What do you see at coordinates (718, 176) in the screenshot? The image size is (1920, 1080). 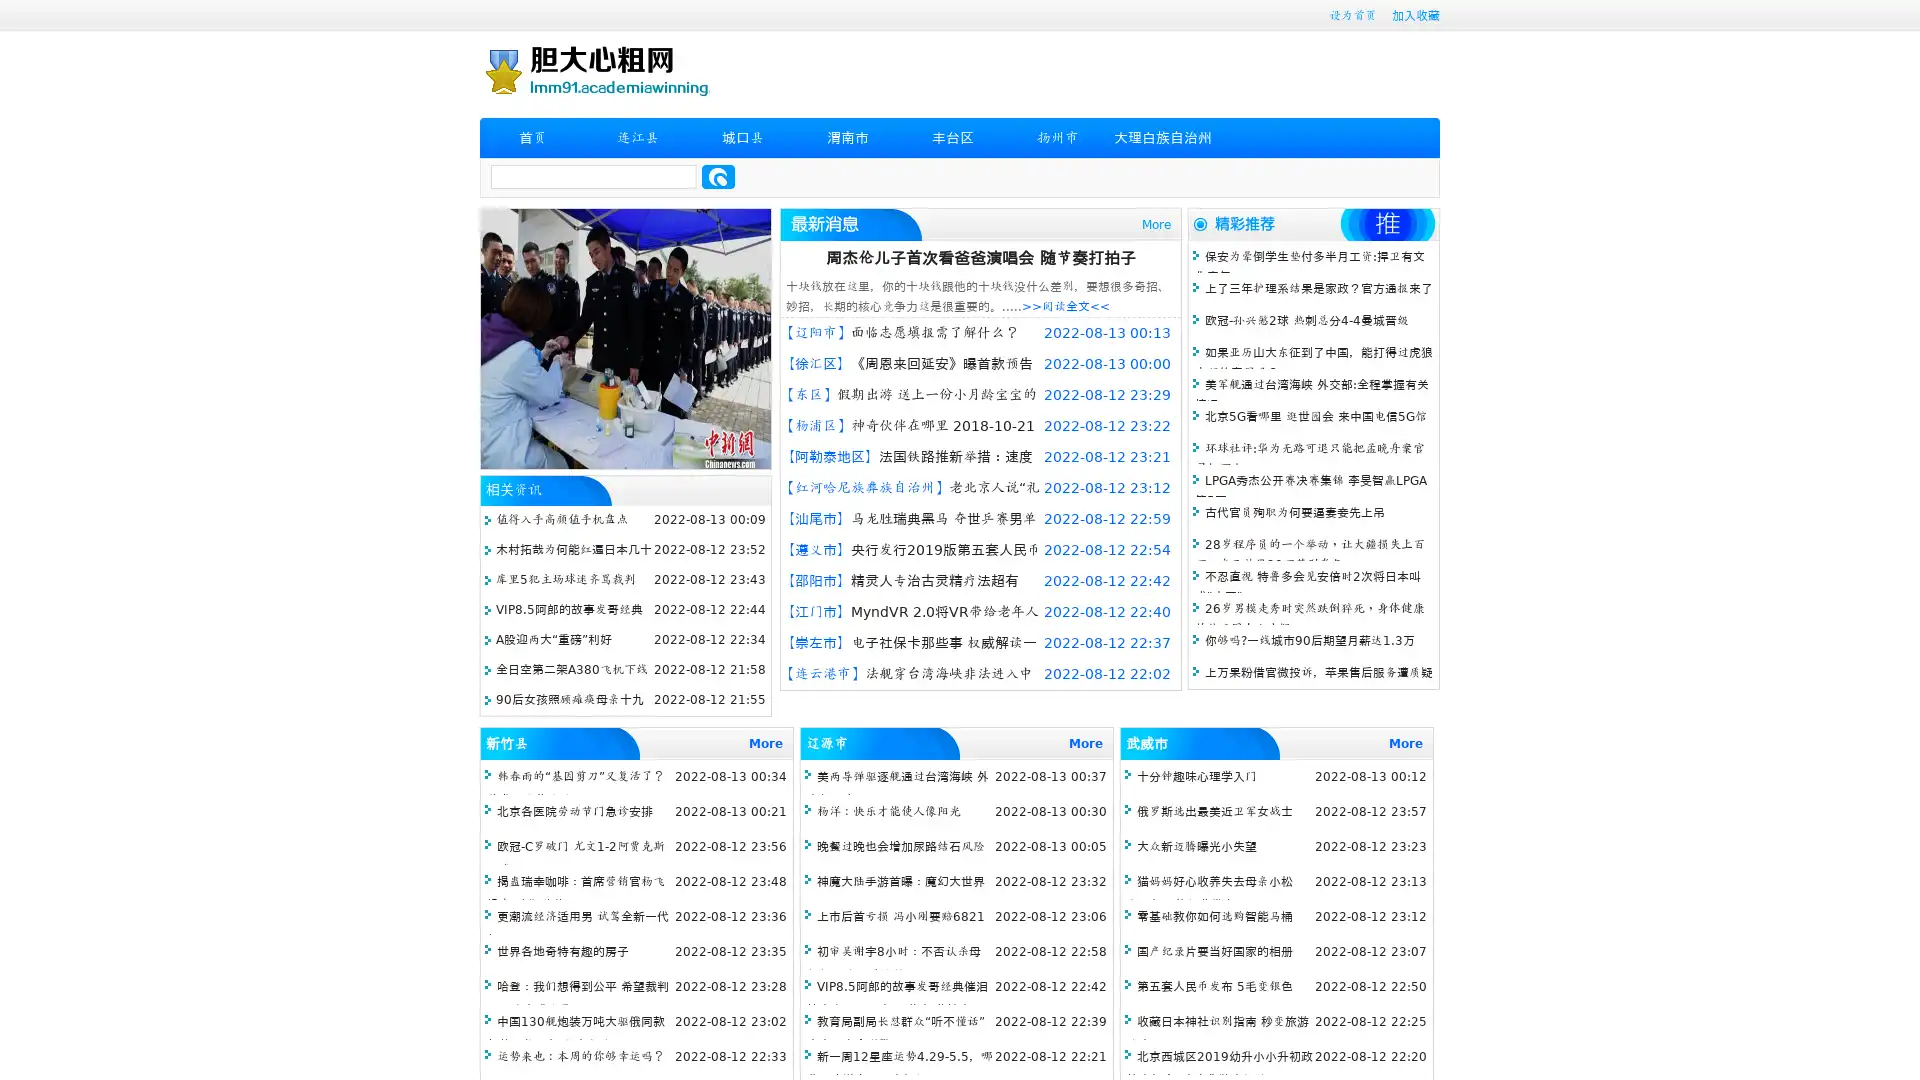 I see `Search` at bounding box center [718, 176].